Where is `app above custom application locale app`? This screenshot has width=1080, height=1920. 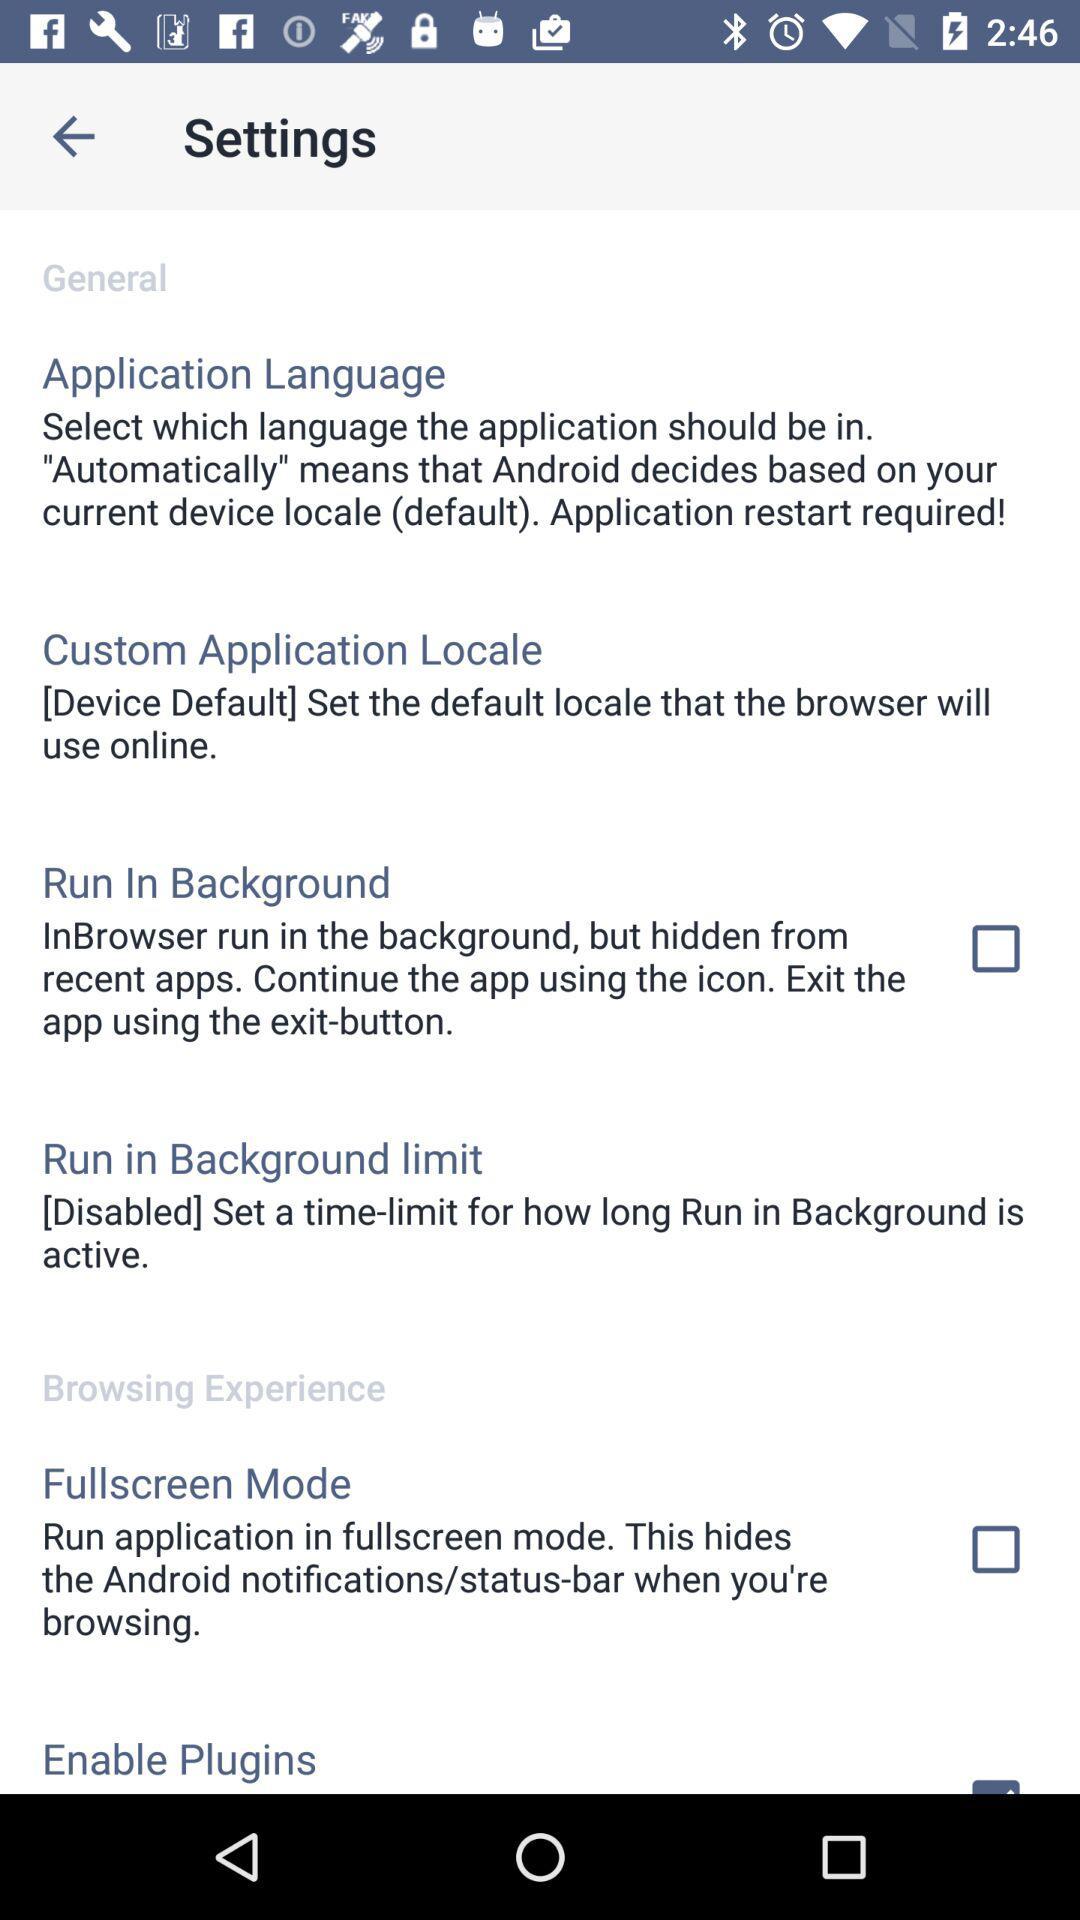 app above custom application locale app is located at coordinates (540, 467).